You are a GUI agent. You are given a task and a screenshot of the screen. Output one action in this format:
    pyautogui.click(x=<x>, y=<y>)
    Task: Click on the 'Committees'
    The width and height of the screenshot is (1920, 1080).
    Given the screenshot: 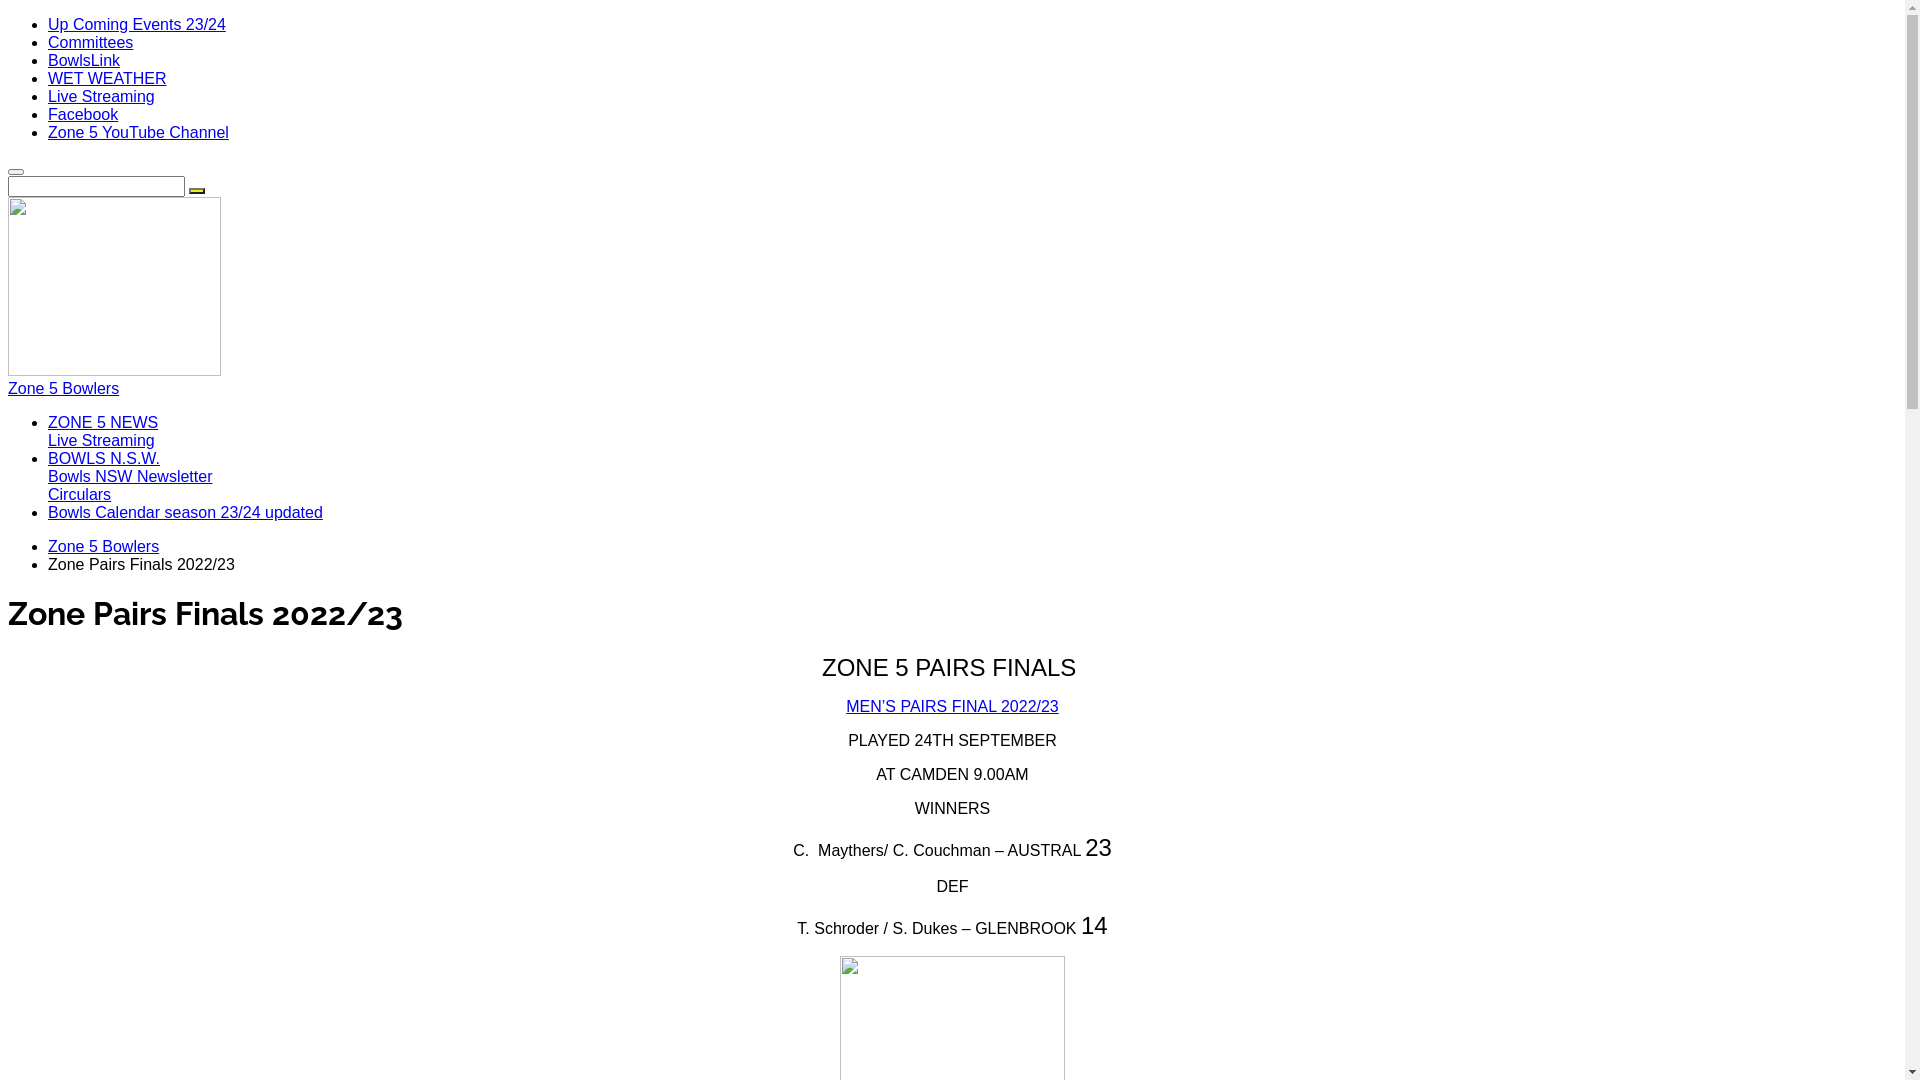 What is the action you would take?
    pyautogui.click(x=48, y=42)
    